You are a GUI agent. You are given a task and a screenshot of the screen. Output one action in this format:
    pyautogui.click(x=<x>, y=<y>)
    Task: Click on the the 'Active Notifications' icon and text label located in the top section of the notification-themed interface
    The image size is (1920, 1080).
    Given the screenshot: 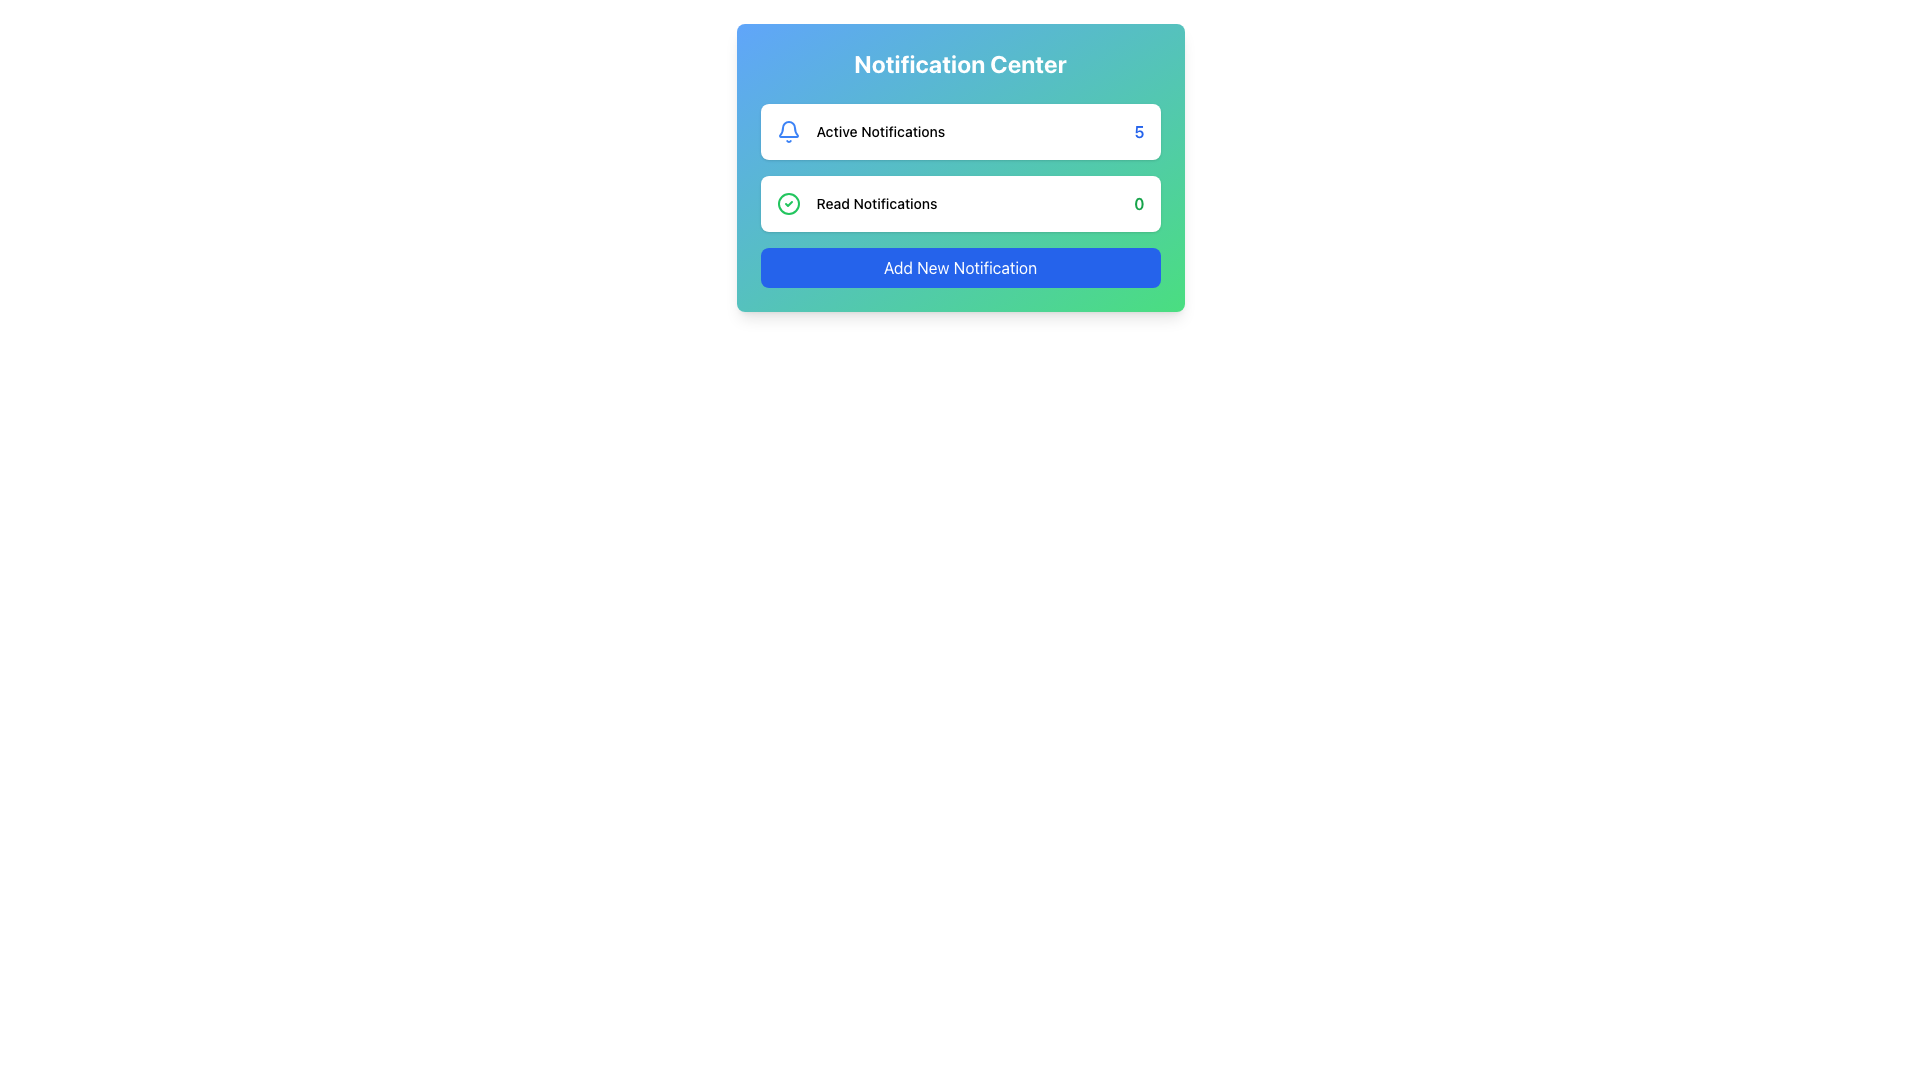 What is the action you would take?
    pyautogui.click(x=860, y=131)
    